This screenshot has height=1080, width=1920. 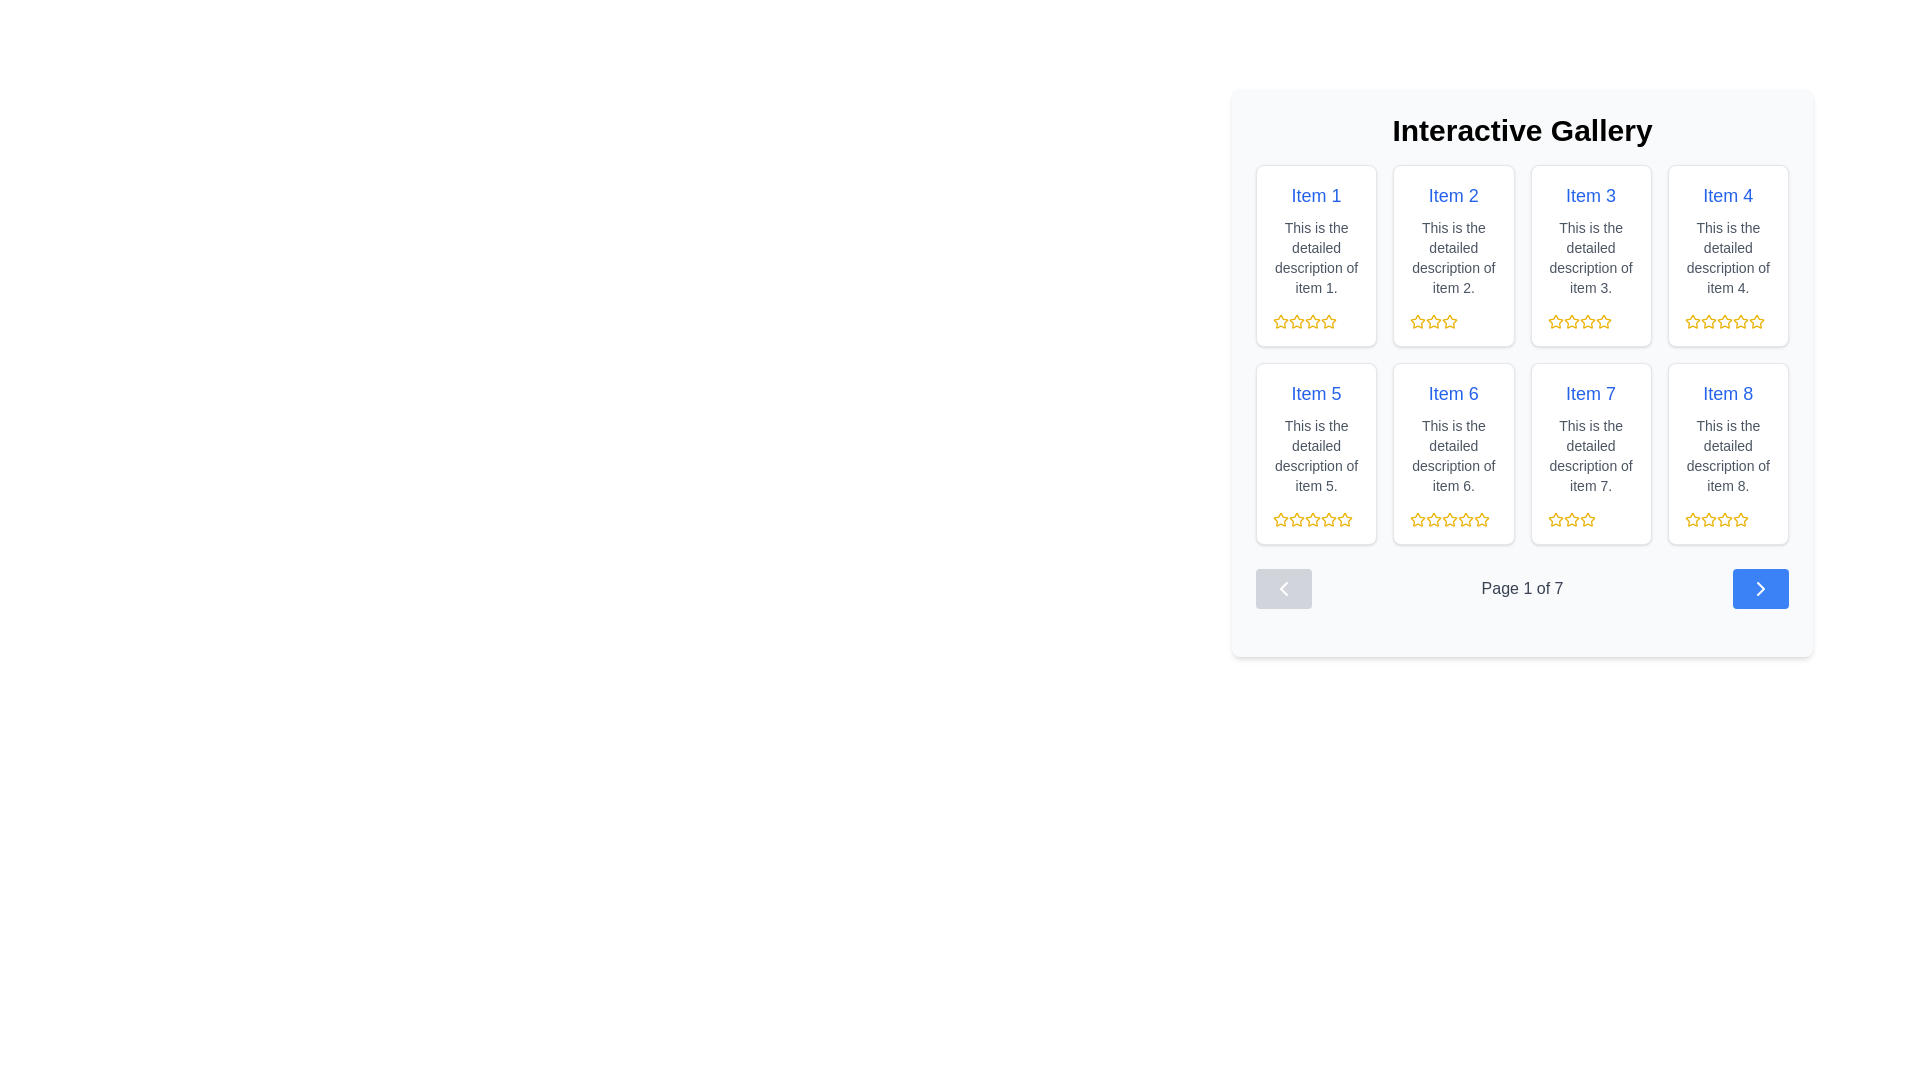 I want to click on the third yellow star icon with a hollow center in the rating system under the card labeled 'Item 5' on the second row of the gallery grid, so click(x=1296, y=519).